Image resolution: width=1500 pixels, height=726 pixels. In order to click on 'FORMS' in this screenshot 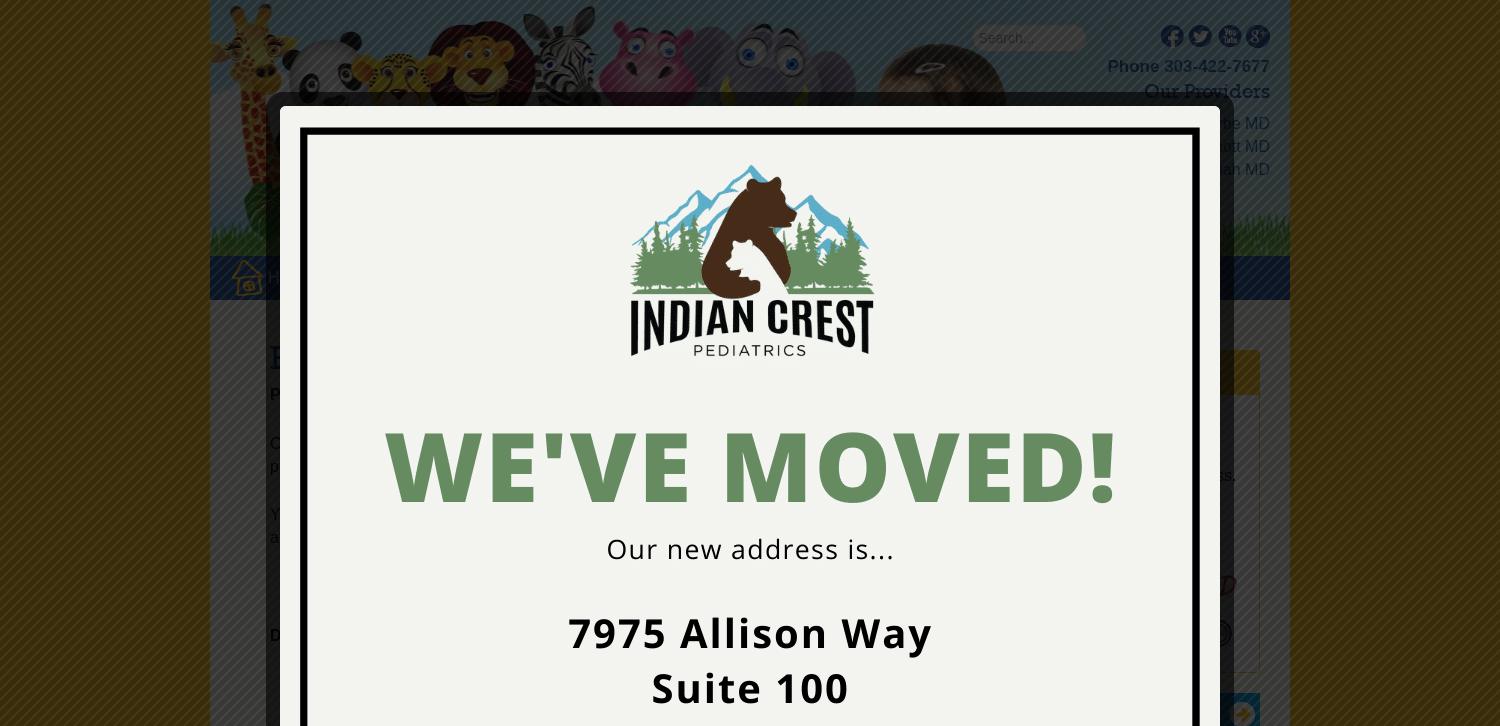, I will do `click(1122, 276)`.